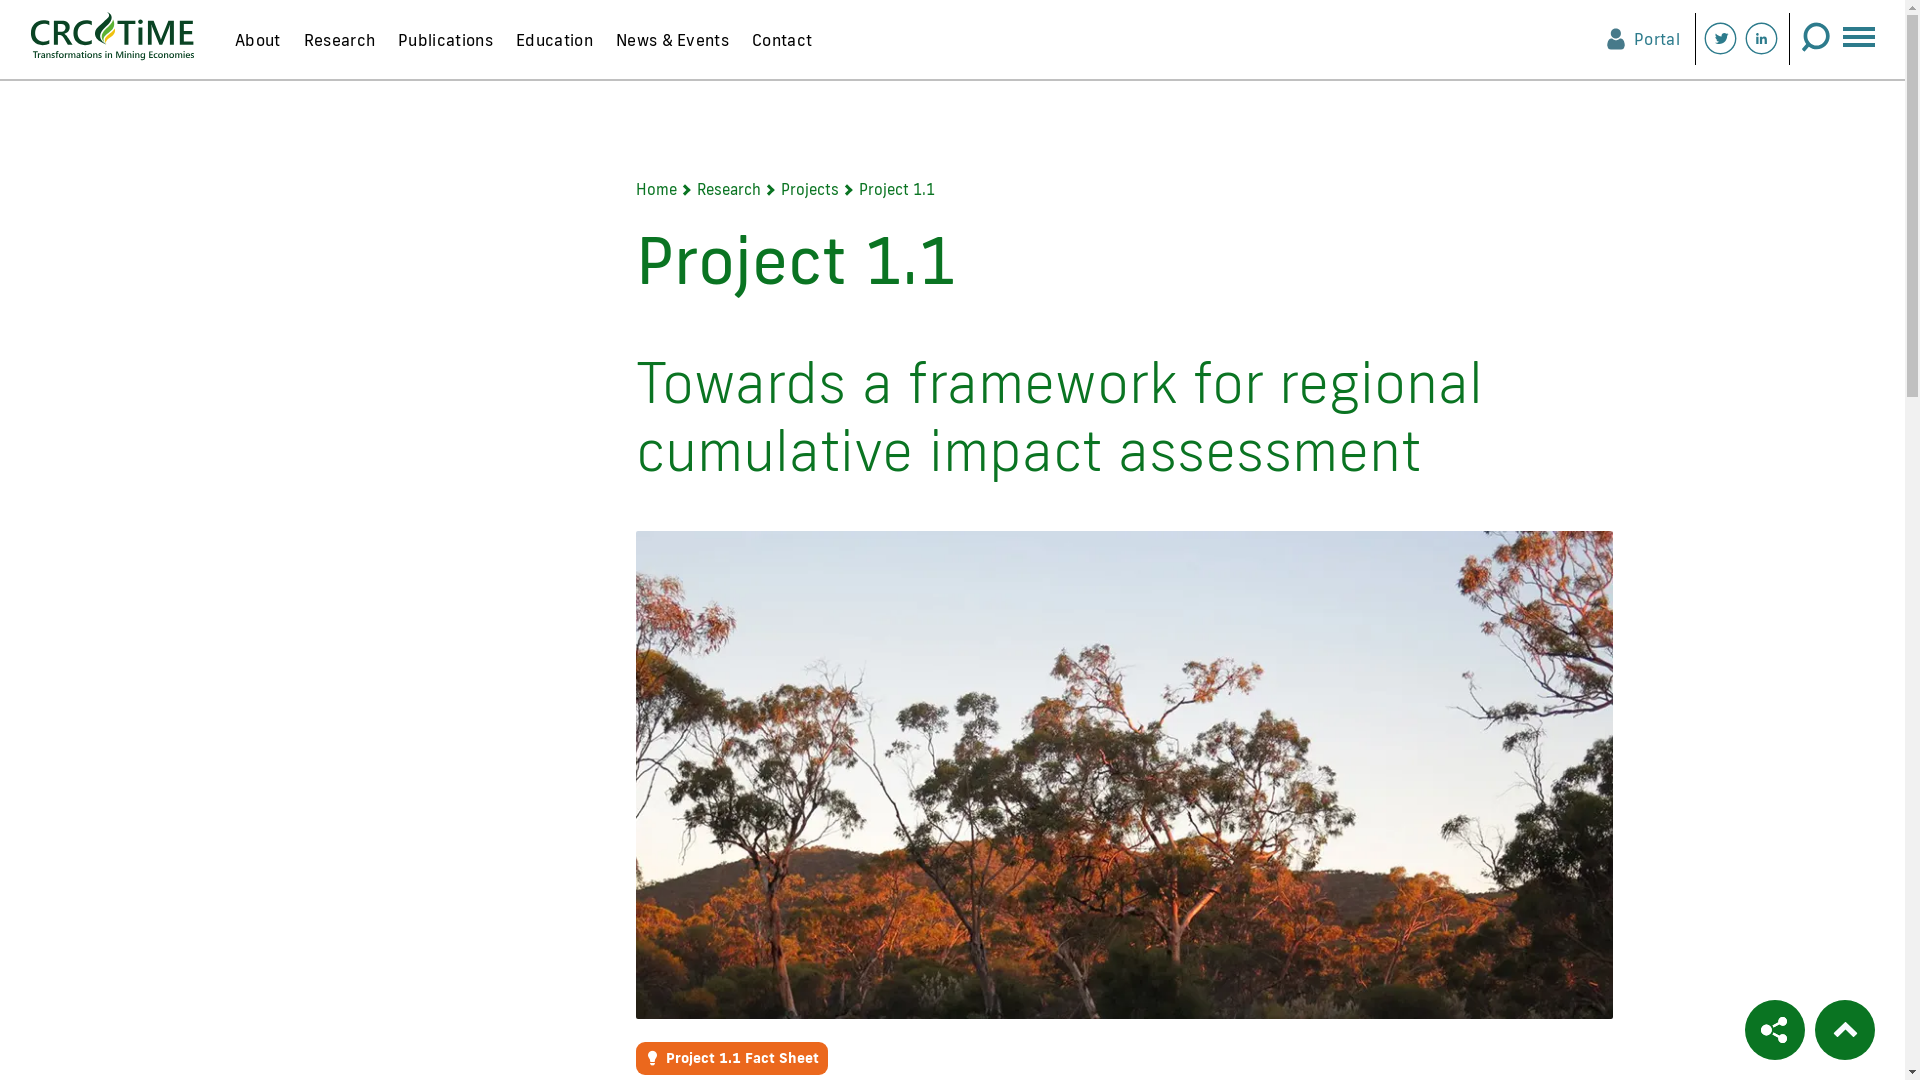  Describe the element at coordinates (671, 49) in the screenshot. I see `'News & Events'` at that location.